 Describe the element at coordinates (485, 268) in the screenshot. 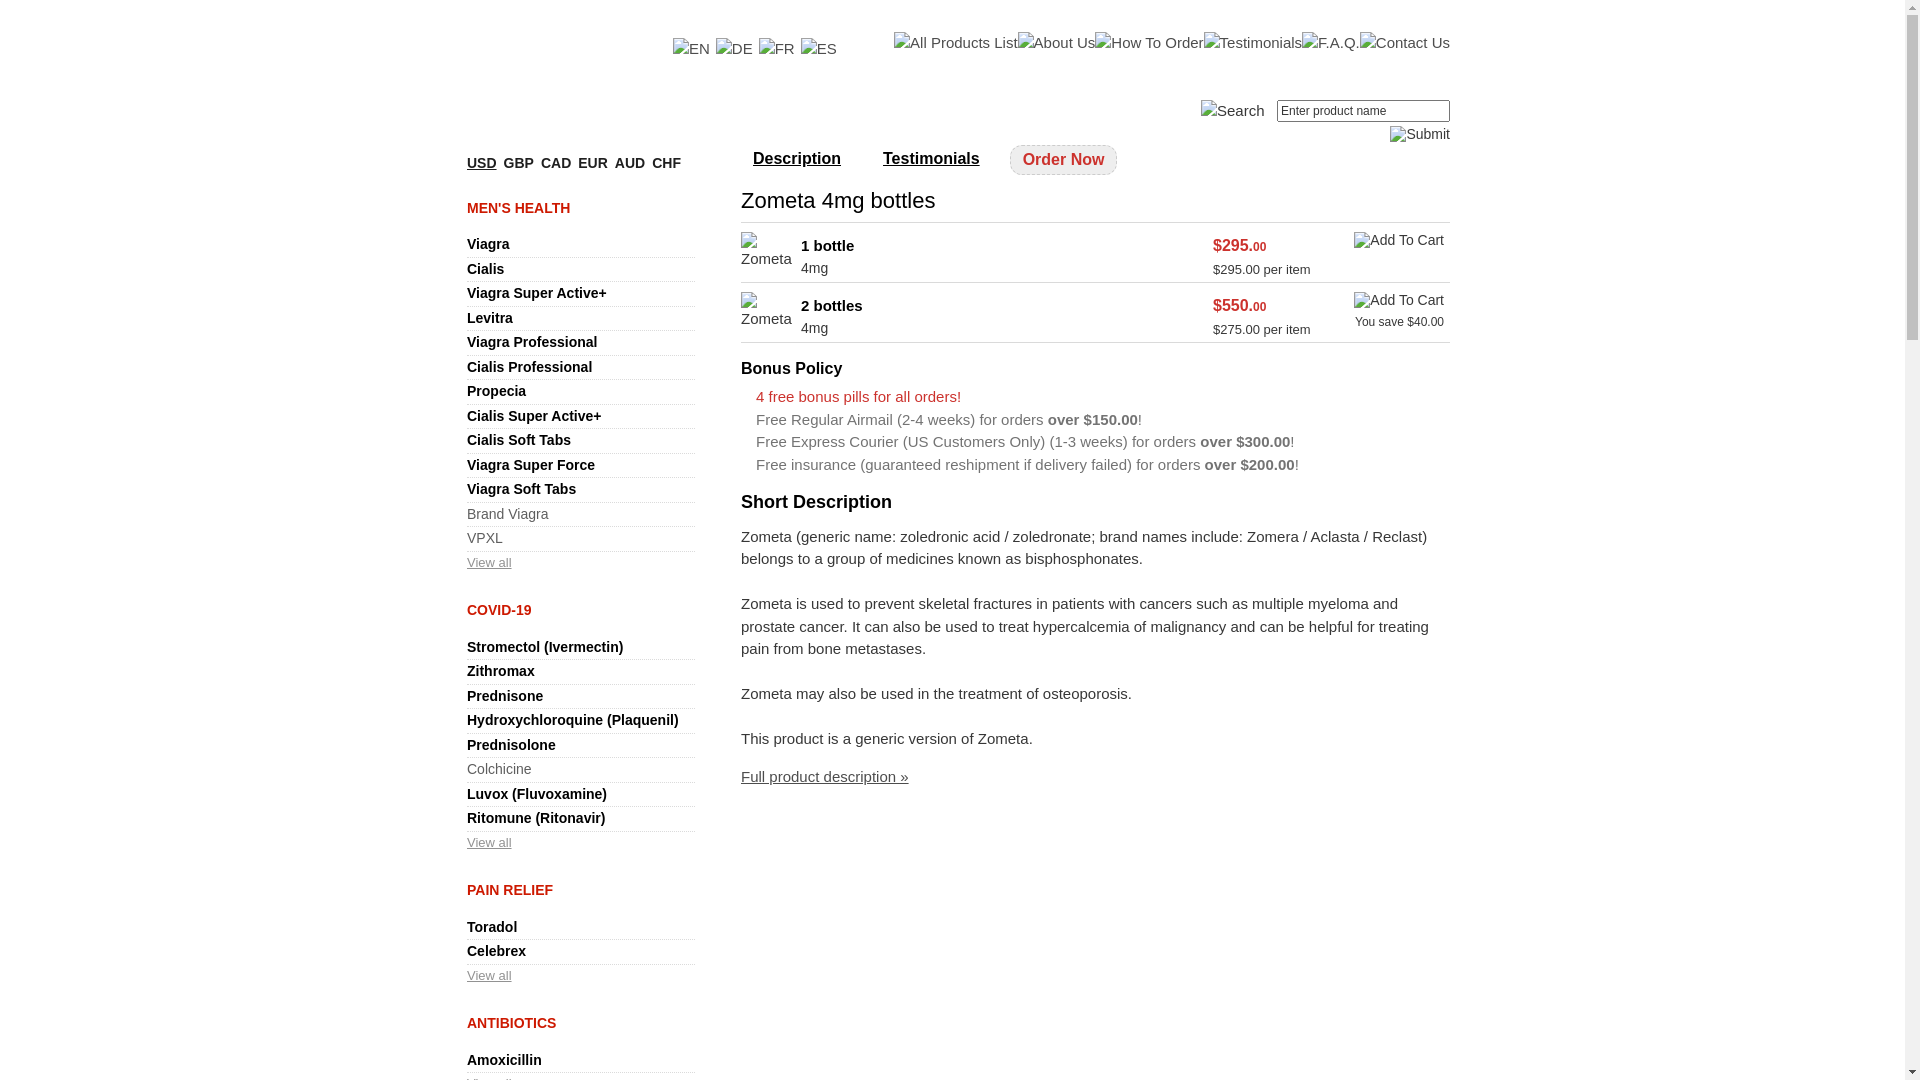

I see `'Cialis'` at that location.